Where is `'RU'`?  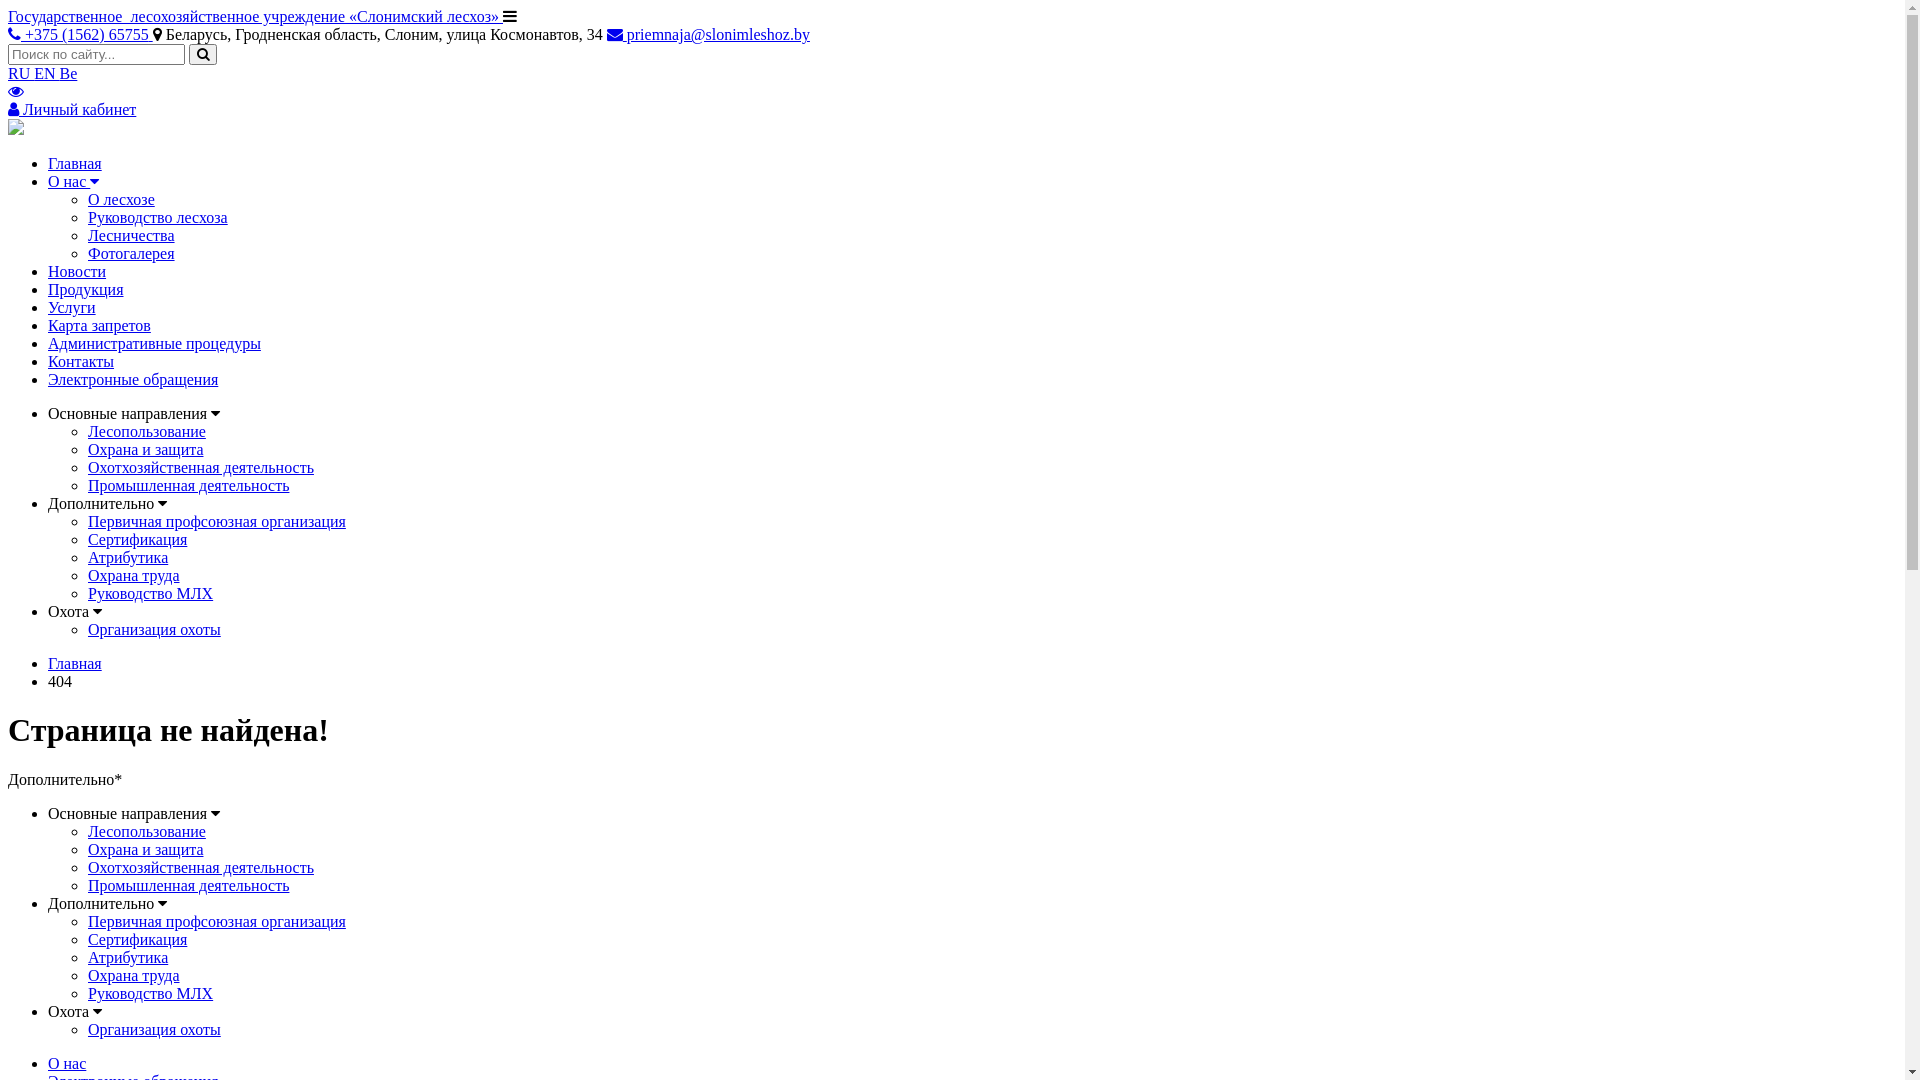 'RU' is located at coordinates (20, 72).